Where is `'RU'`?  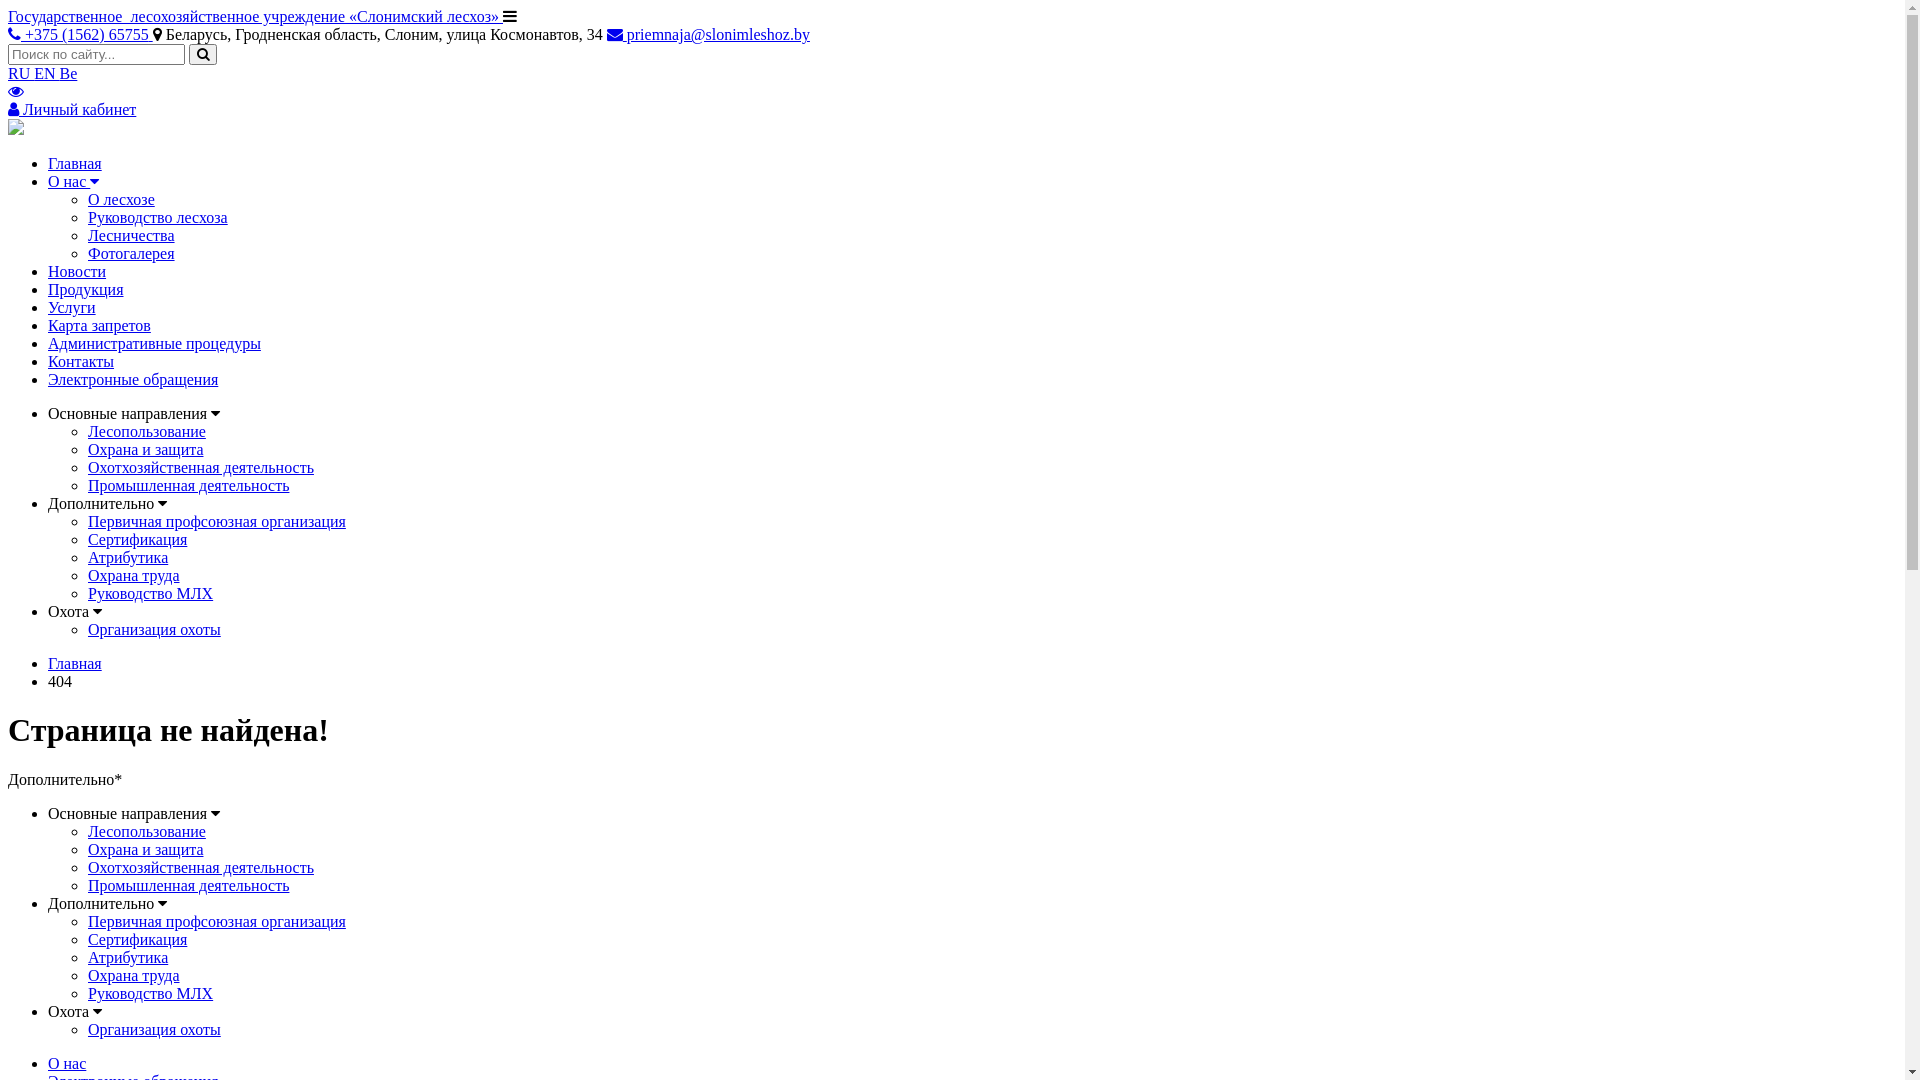 'RU' is located at coordinates (20, 72).